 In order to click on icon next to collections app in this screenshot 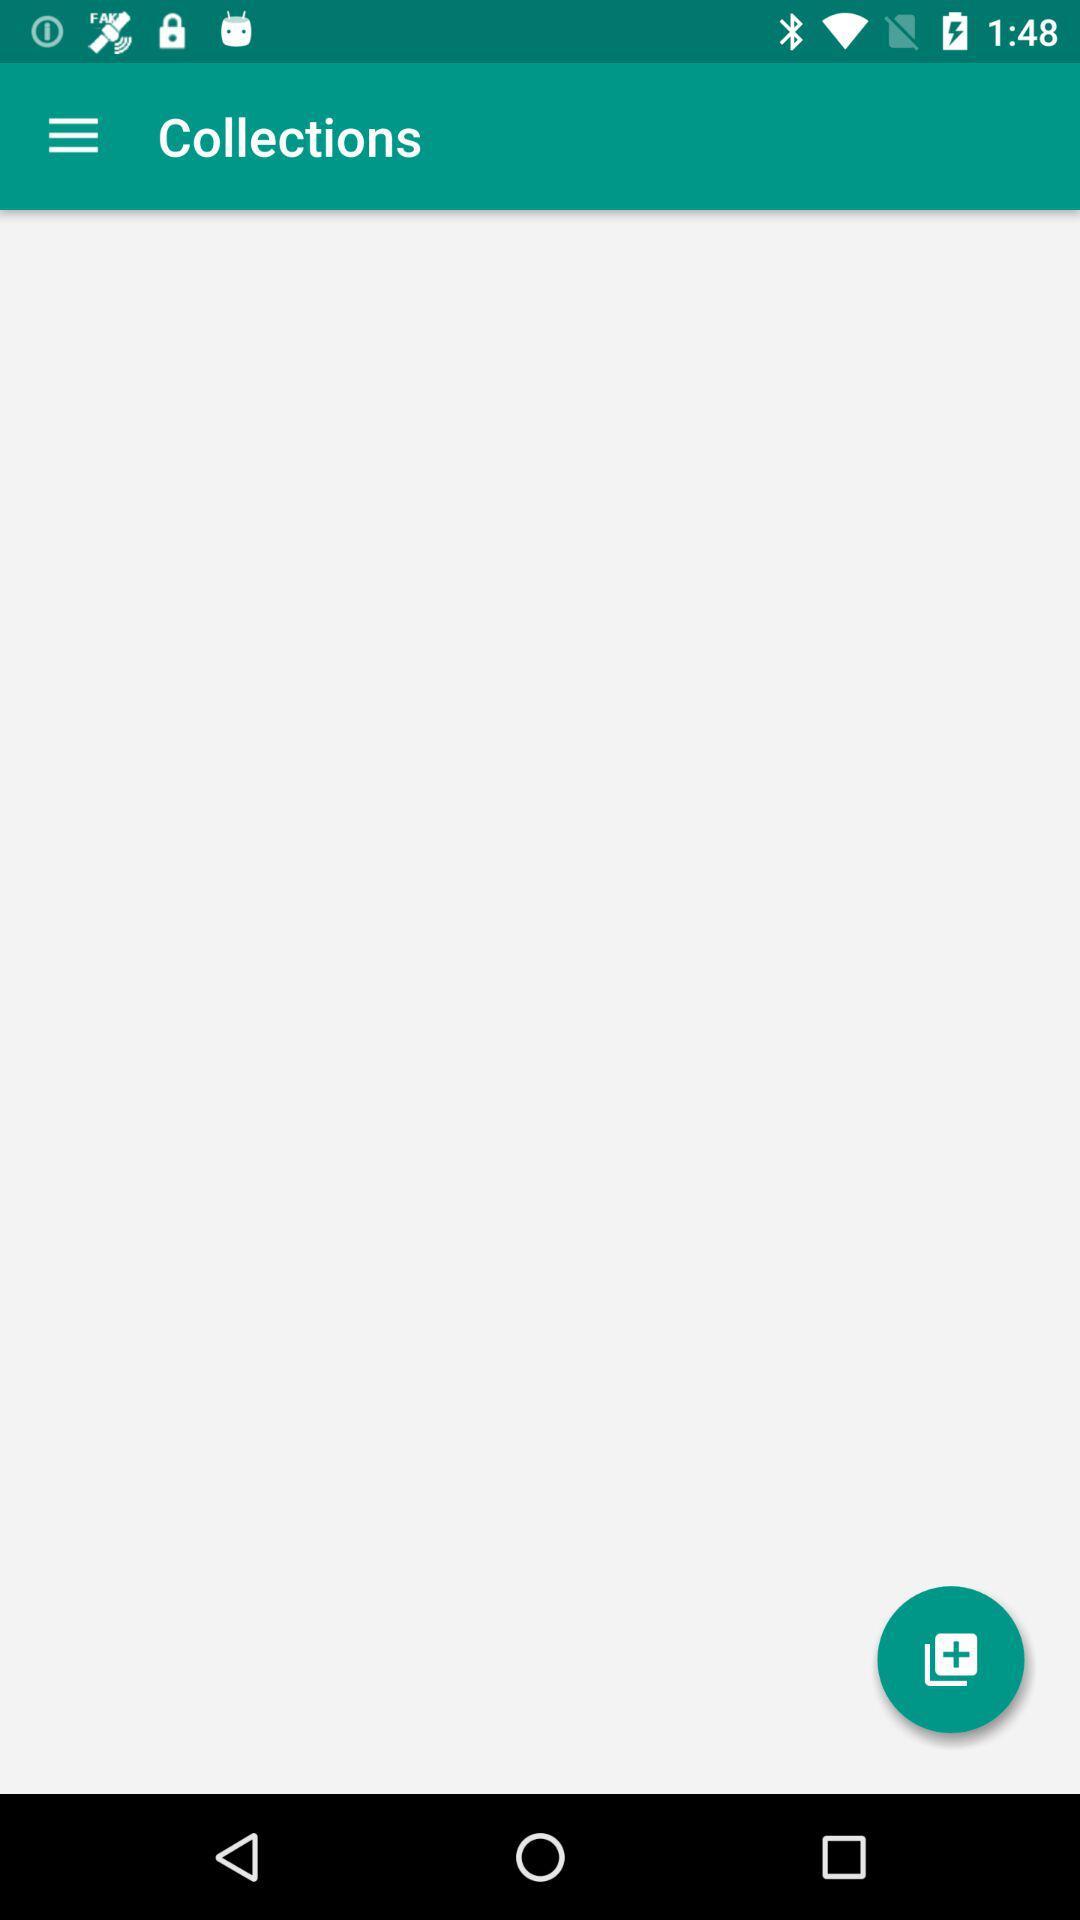, I will do `click(72, 135)`.